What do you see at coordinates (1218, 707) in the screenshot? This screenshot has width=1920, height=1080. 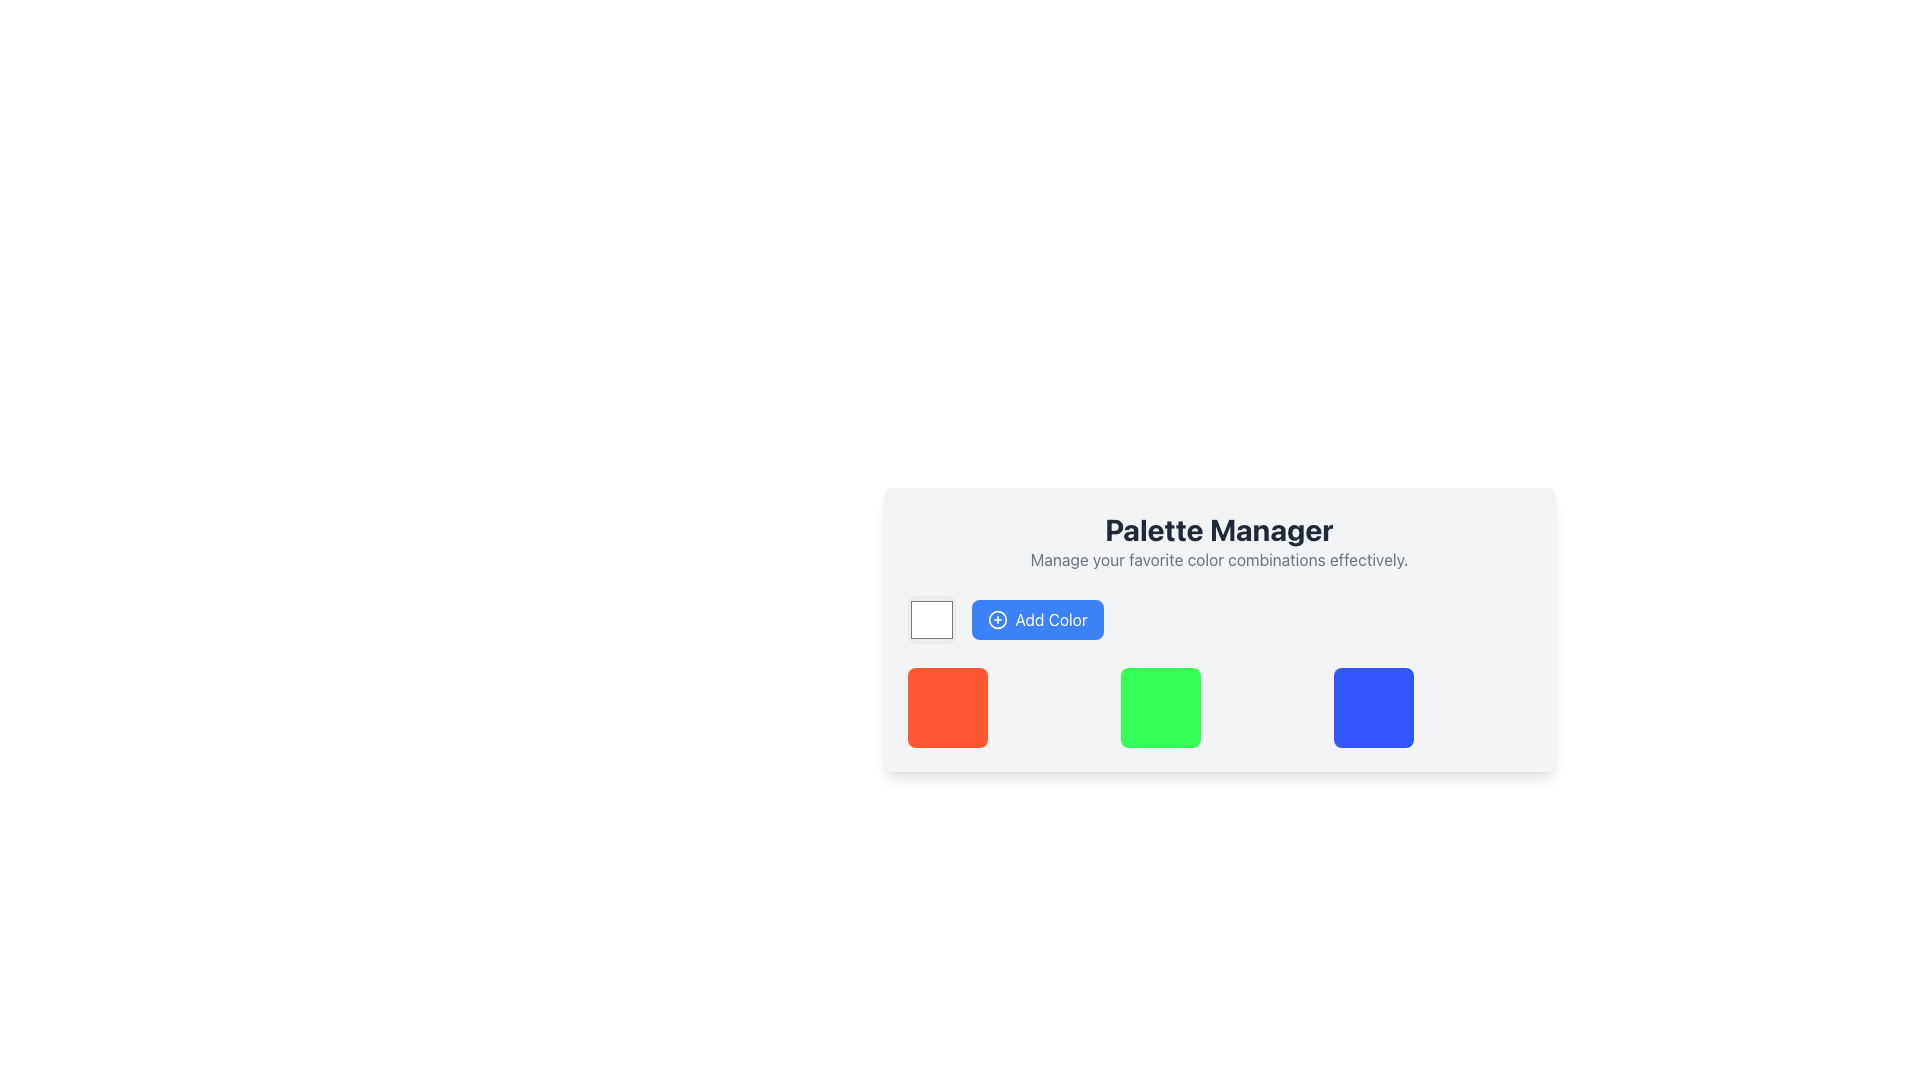 I see `the Color Preview Block, which is the second item in the grid layout of the Palette Manager` at bounding box center [1218, 707].